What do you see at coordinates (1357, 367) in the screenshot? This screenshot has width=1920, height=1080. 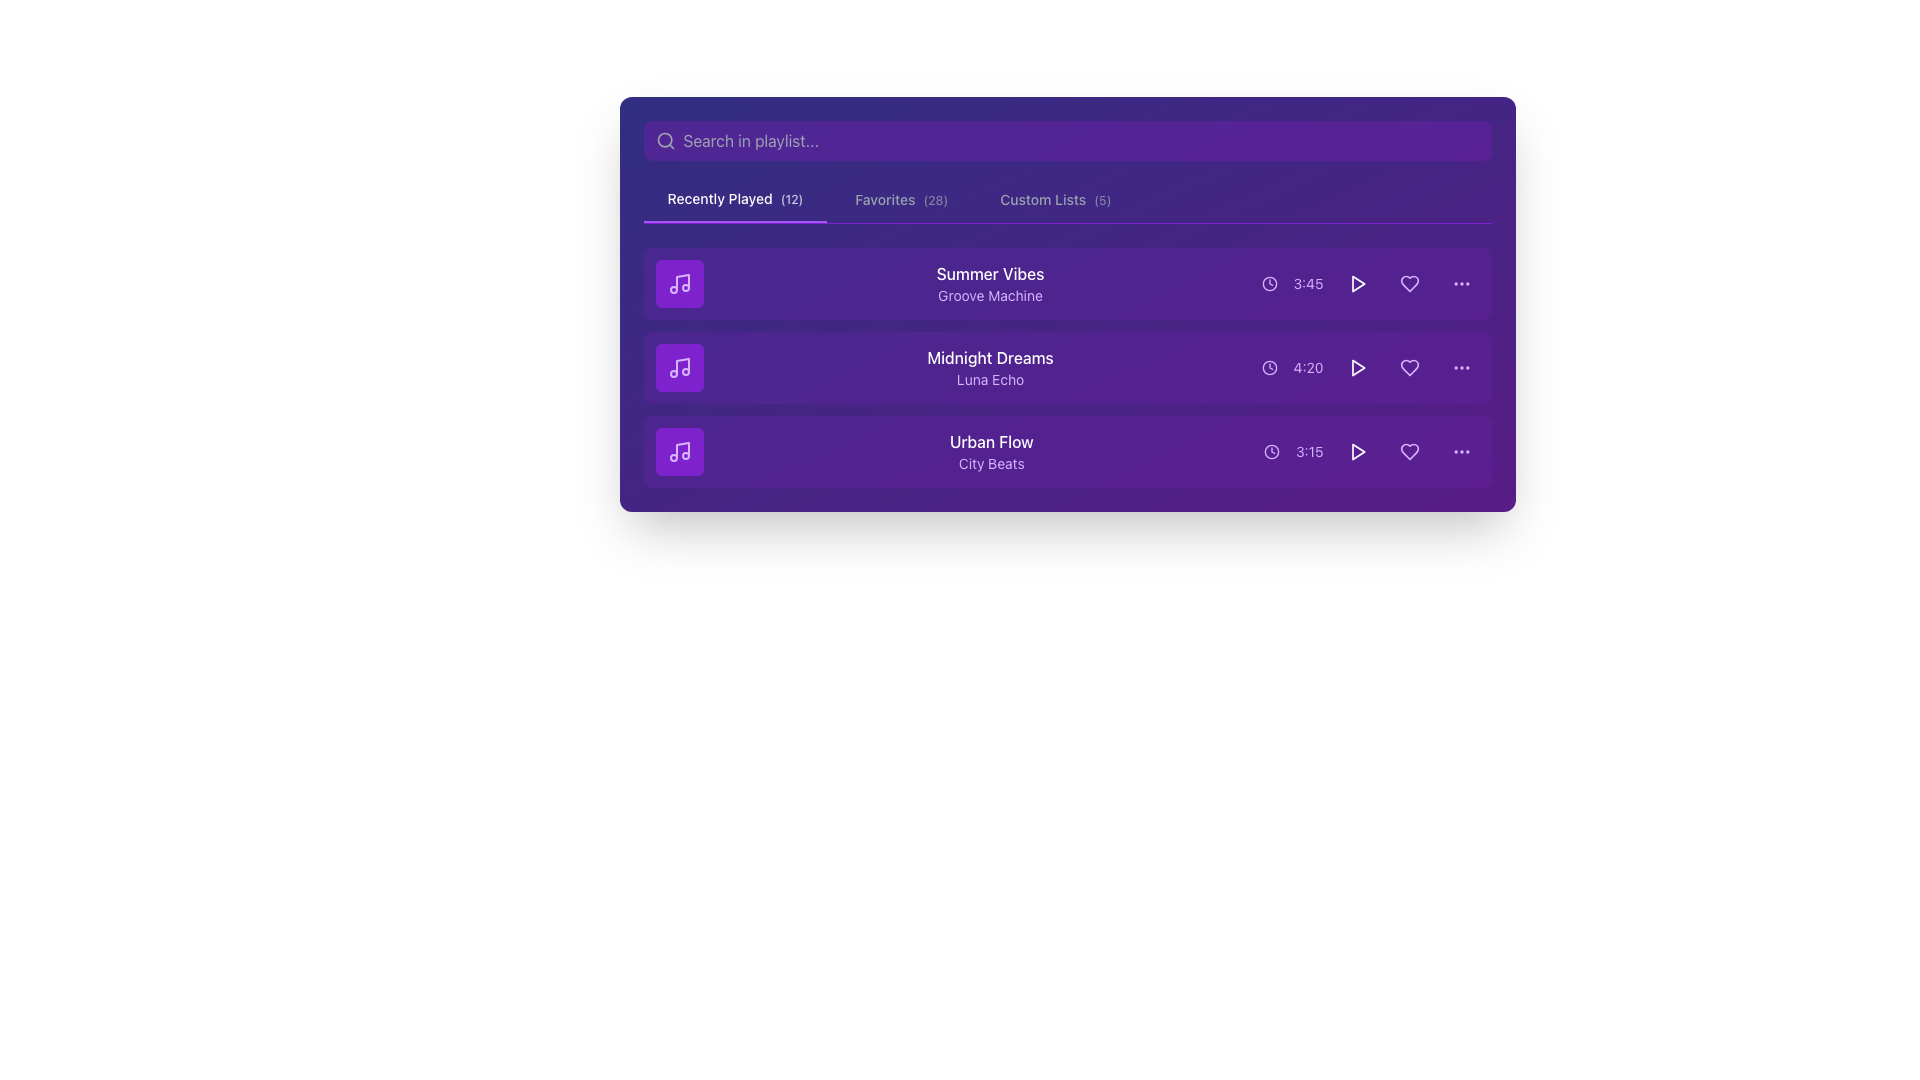 I see `the play button located in the second row of the playlist` at bounding box center [1357, 367].